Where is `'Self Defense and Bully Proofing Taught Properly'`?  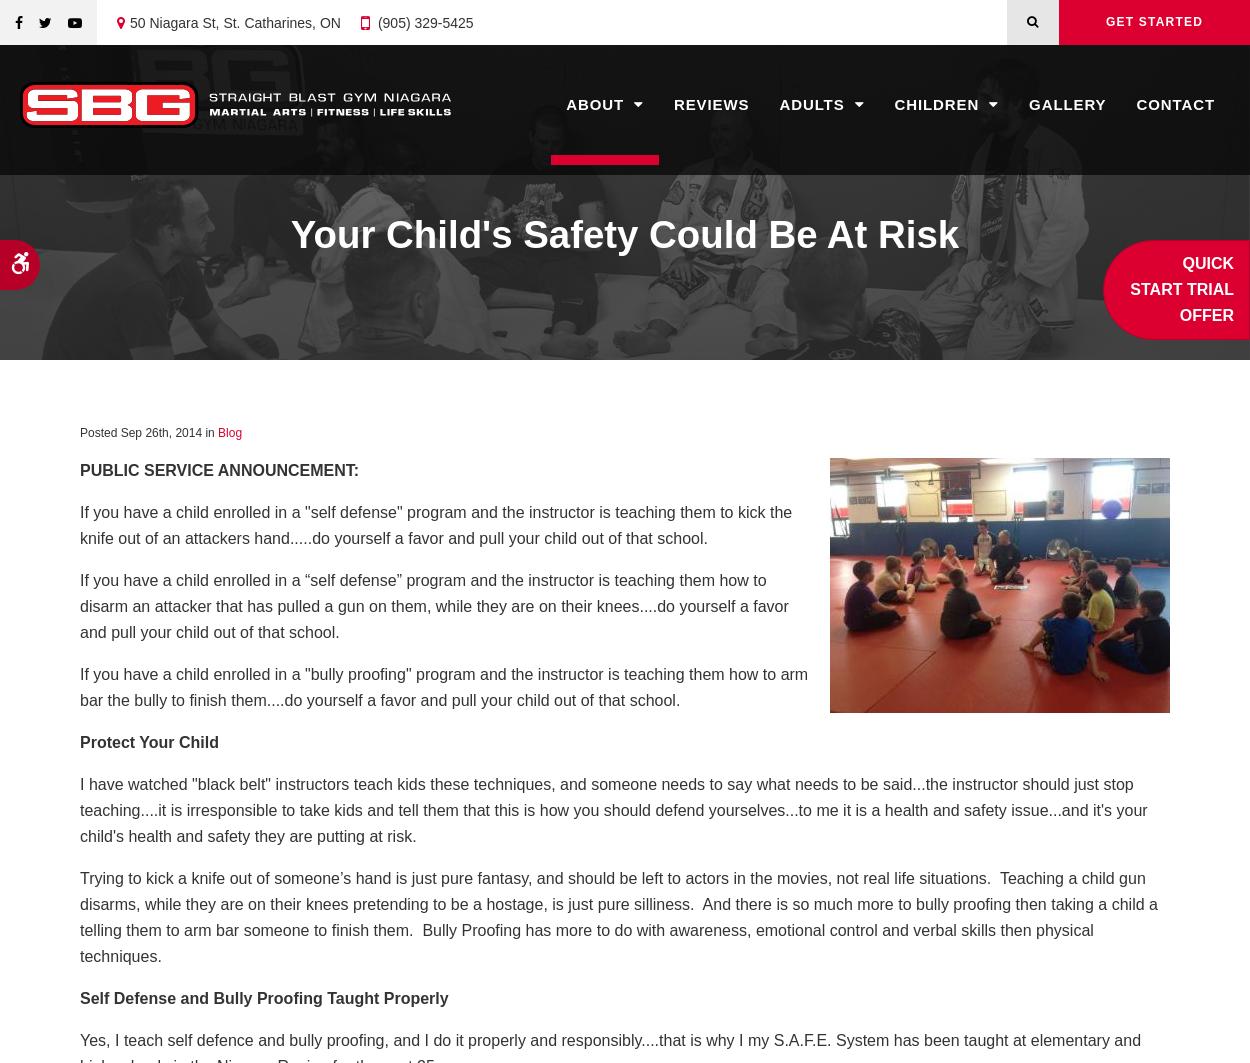
'Self Defense and Bully Proofing Taught Properly' is located at coordinates (264, 997).